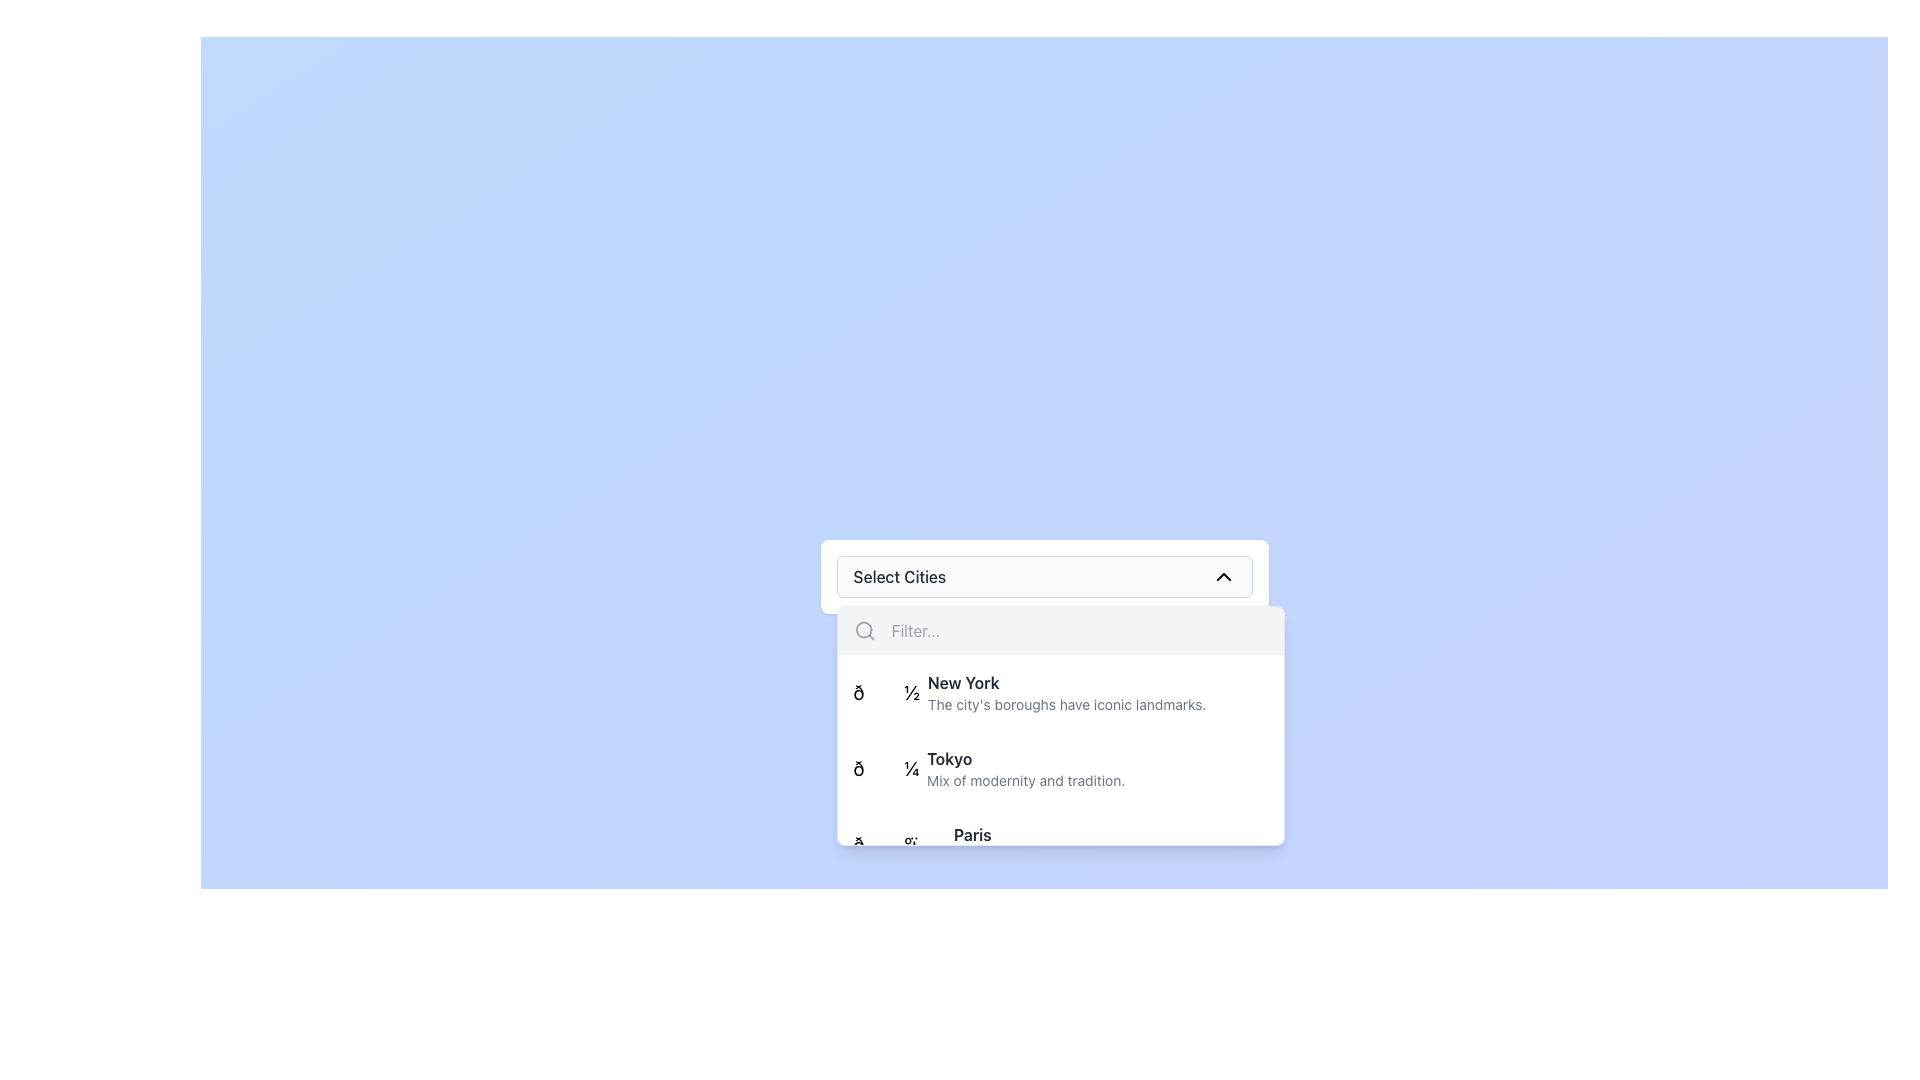 The height and width of the screenshot is (1080, 1920). I want to click on the black document glyph icon located to the left of the text 'Tokyo' in the interface, so click(885, 767).